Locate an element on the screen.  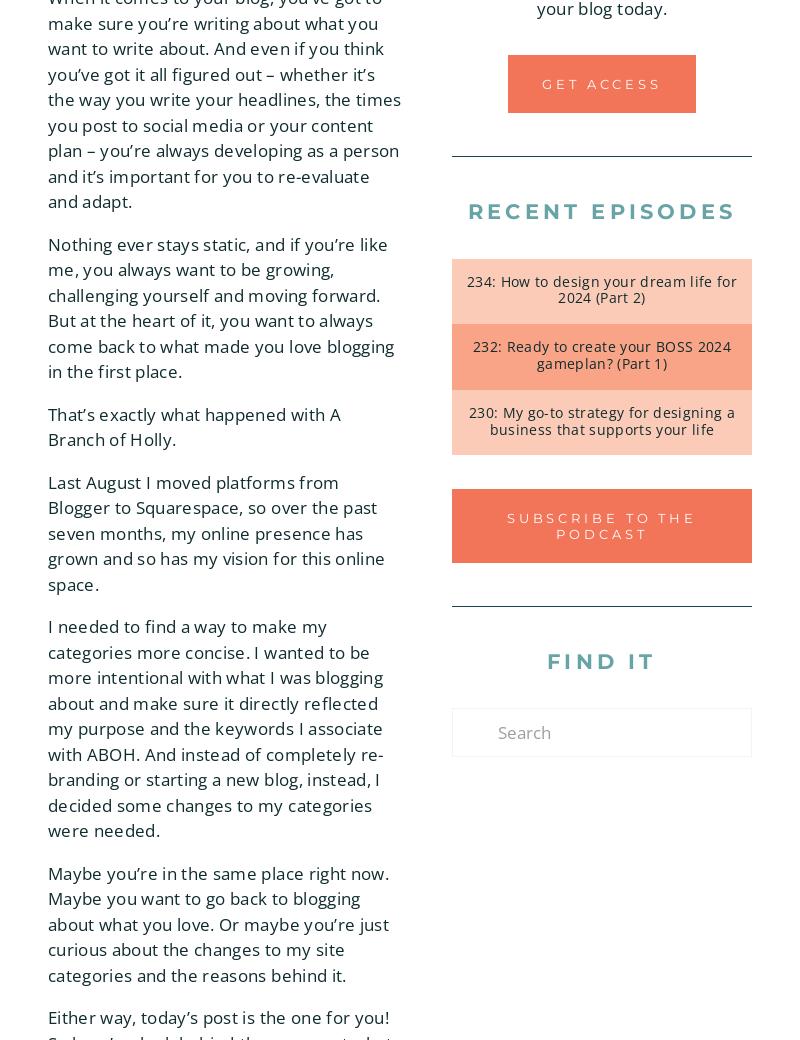
'232:  Ready to create your BOSS 2024 gameplan? (Part 1)' is located at coordinates (601, 353).